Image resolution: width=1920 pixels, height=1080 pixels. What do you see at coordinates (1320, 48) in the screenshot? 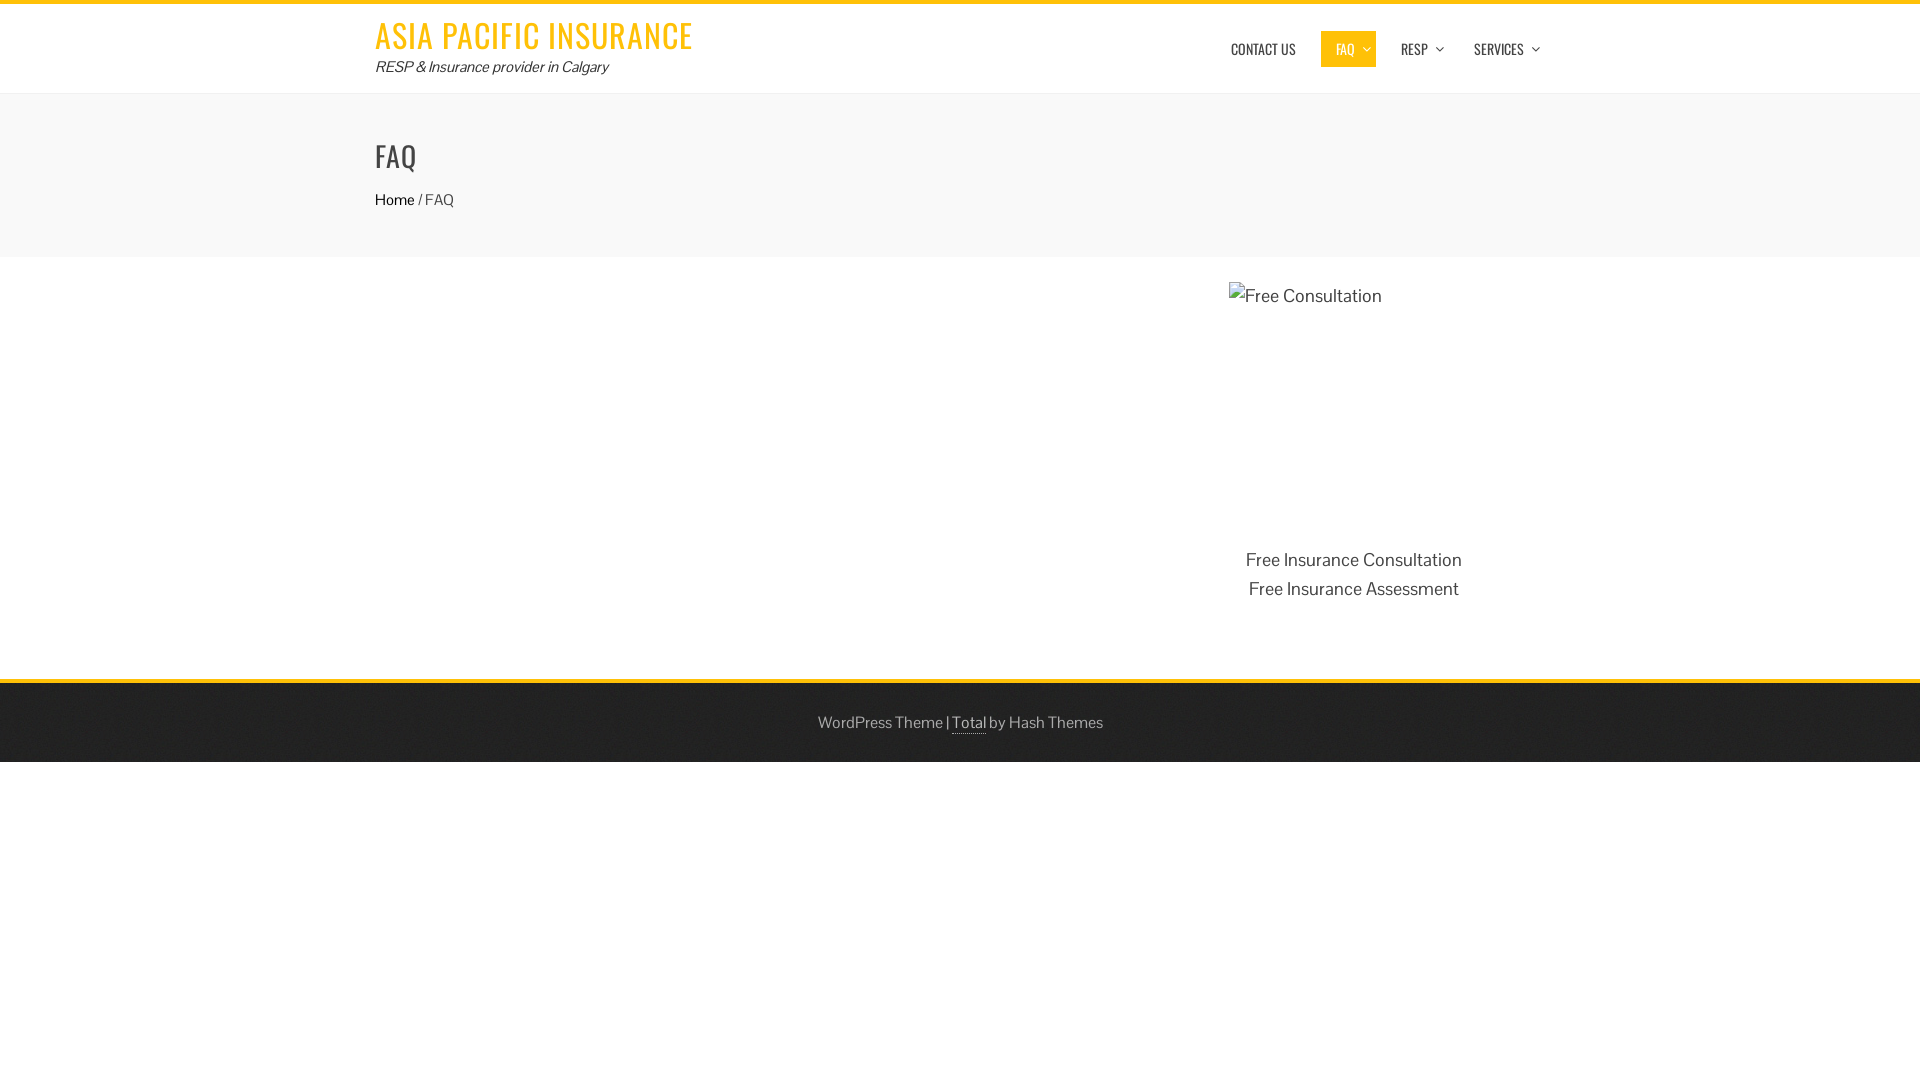
I see `'FAQ'` at bounding box center [1320, 48].